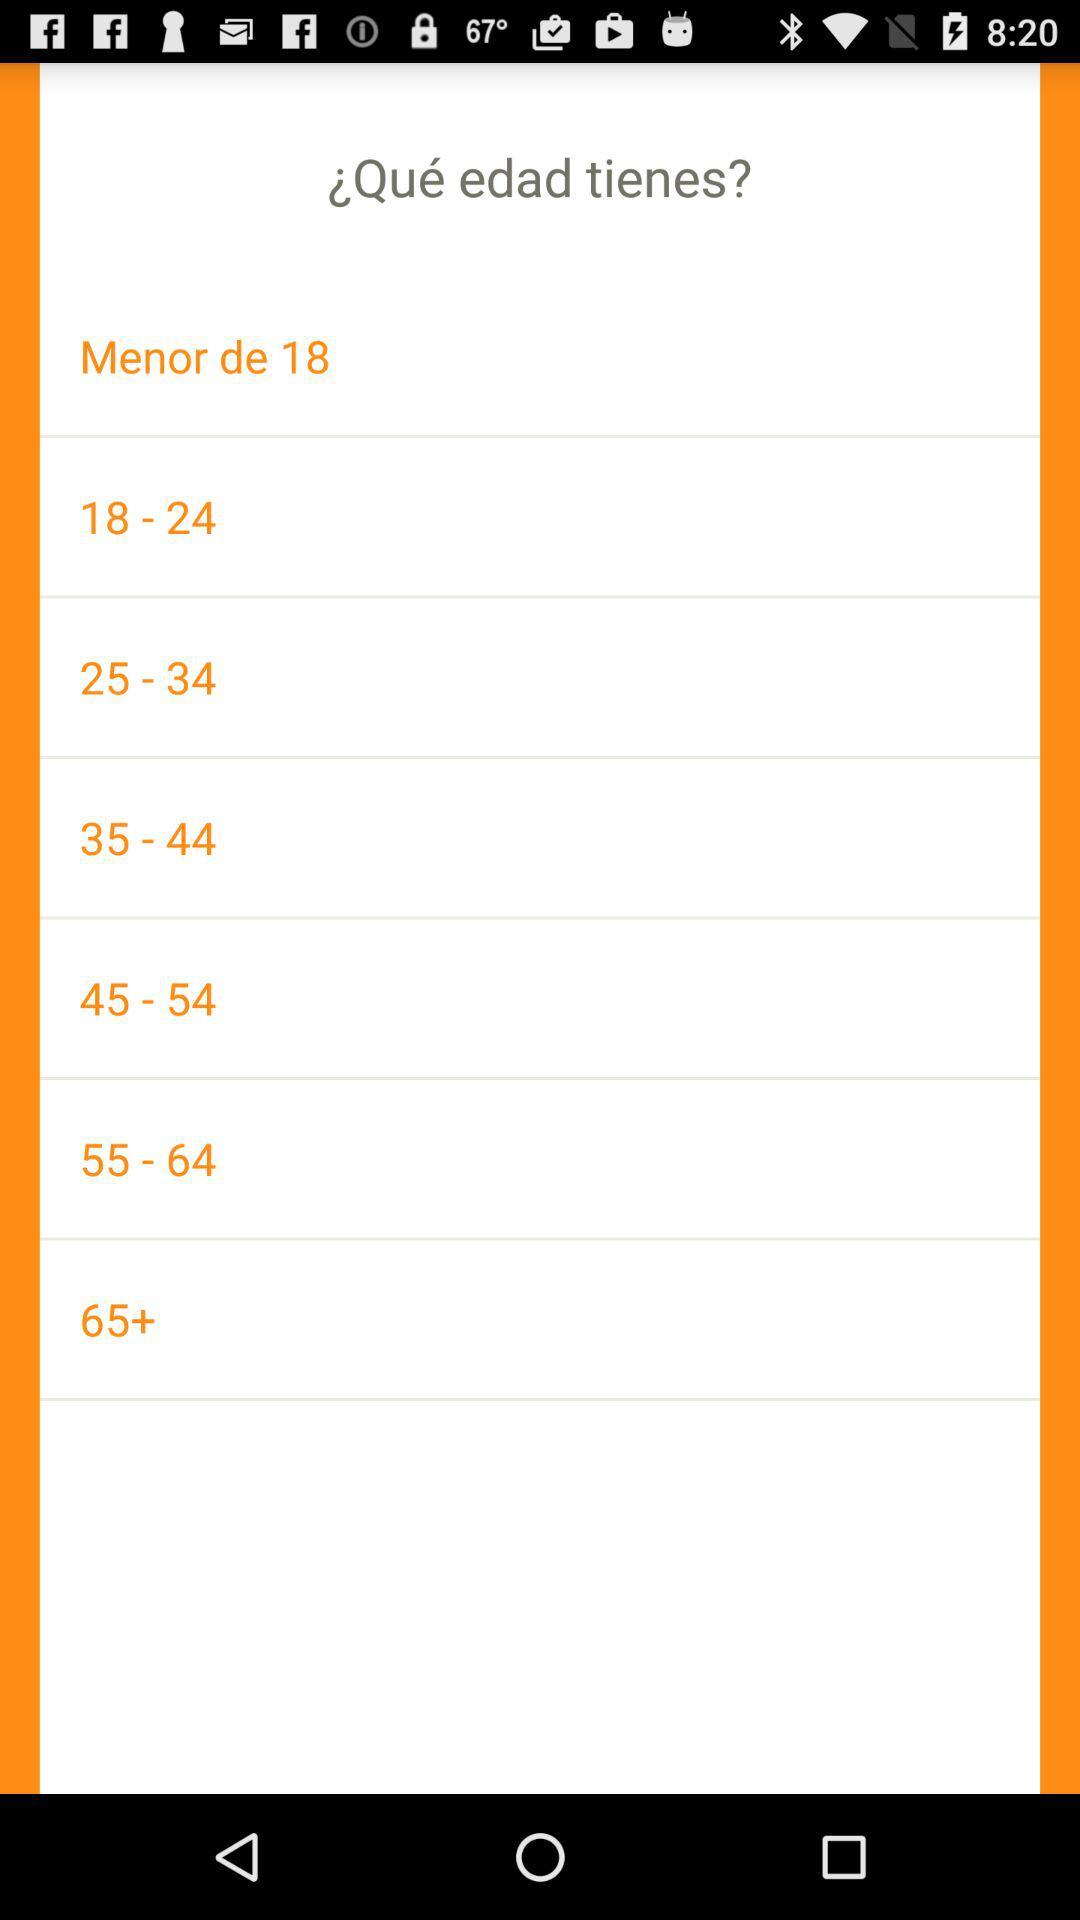 The width and height of the screenshot is (1080, 1920). I want to click on the 55 - 64 app, so click(540, 1158).